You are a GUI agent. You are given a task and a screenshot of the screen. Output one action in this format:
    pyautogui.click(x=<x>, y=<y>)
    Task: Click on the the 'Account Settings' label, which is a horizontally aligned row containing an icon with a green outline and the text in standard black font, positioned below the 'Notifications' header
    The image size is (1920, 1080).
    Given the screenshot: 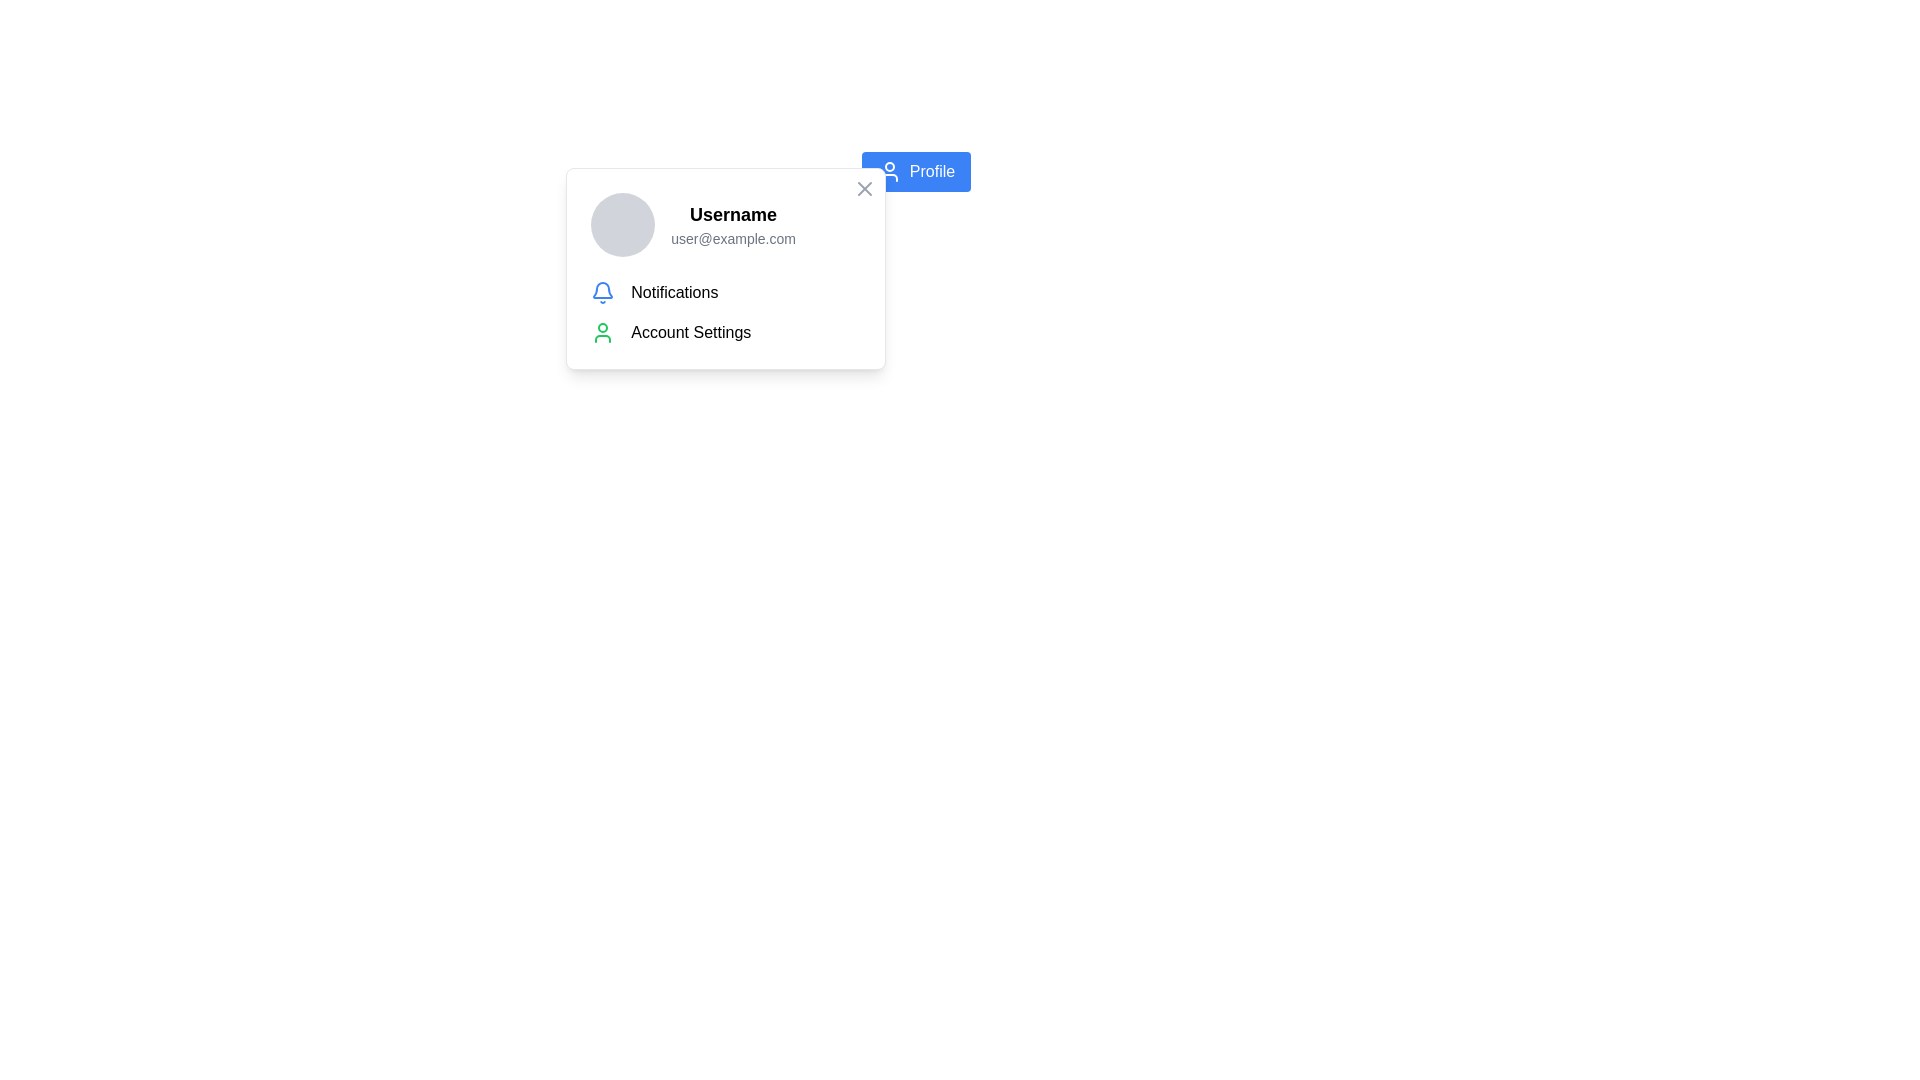 What is the action you would take?
    pyautogui.click(x=725, y=331)
    